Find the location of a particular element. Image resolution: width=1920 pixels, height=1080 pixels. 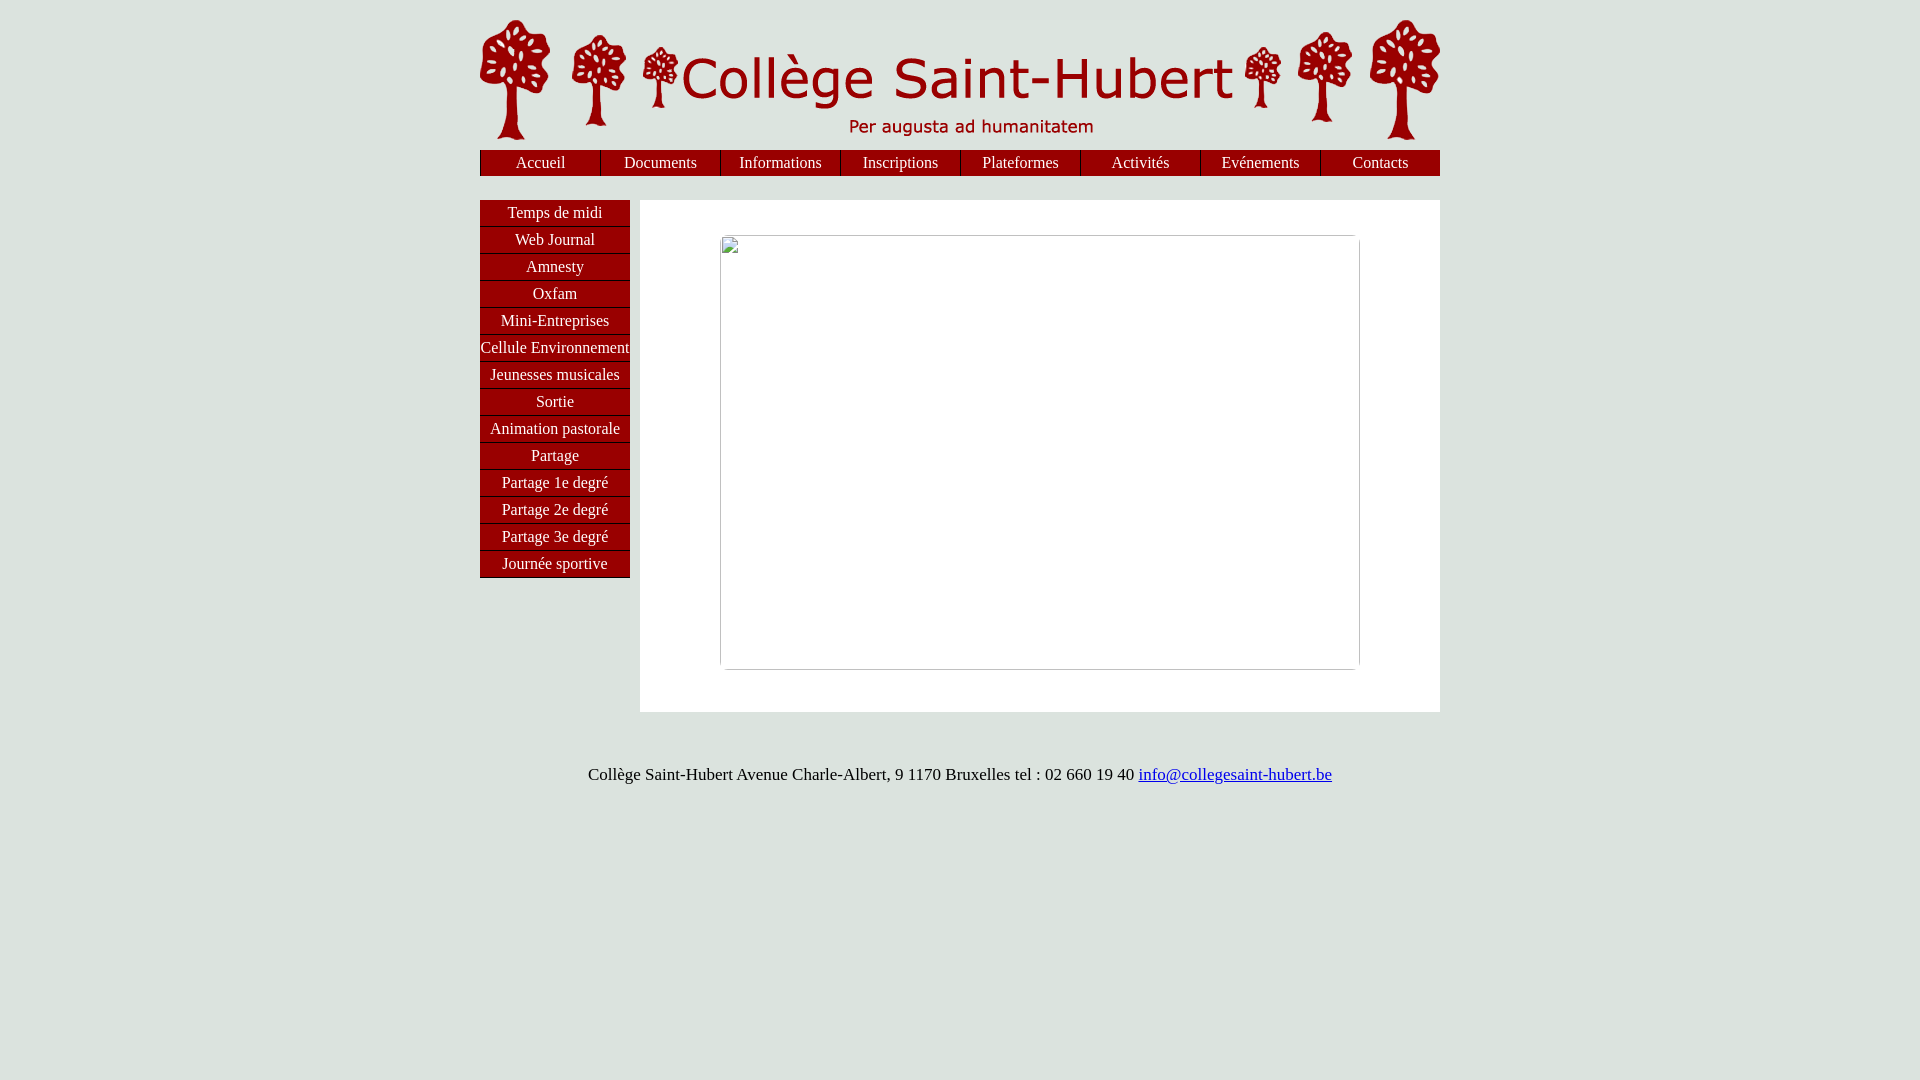

'Temps de midi' is located at coordinates (480, 212).